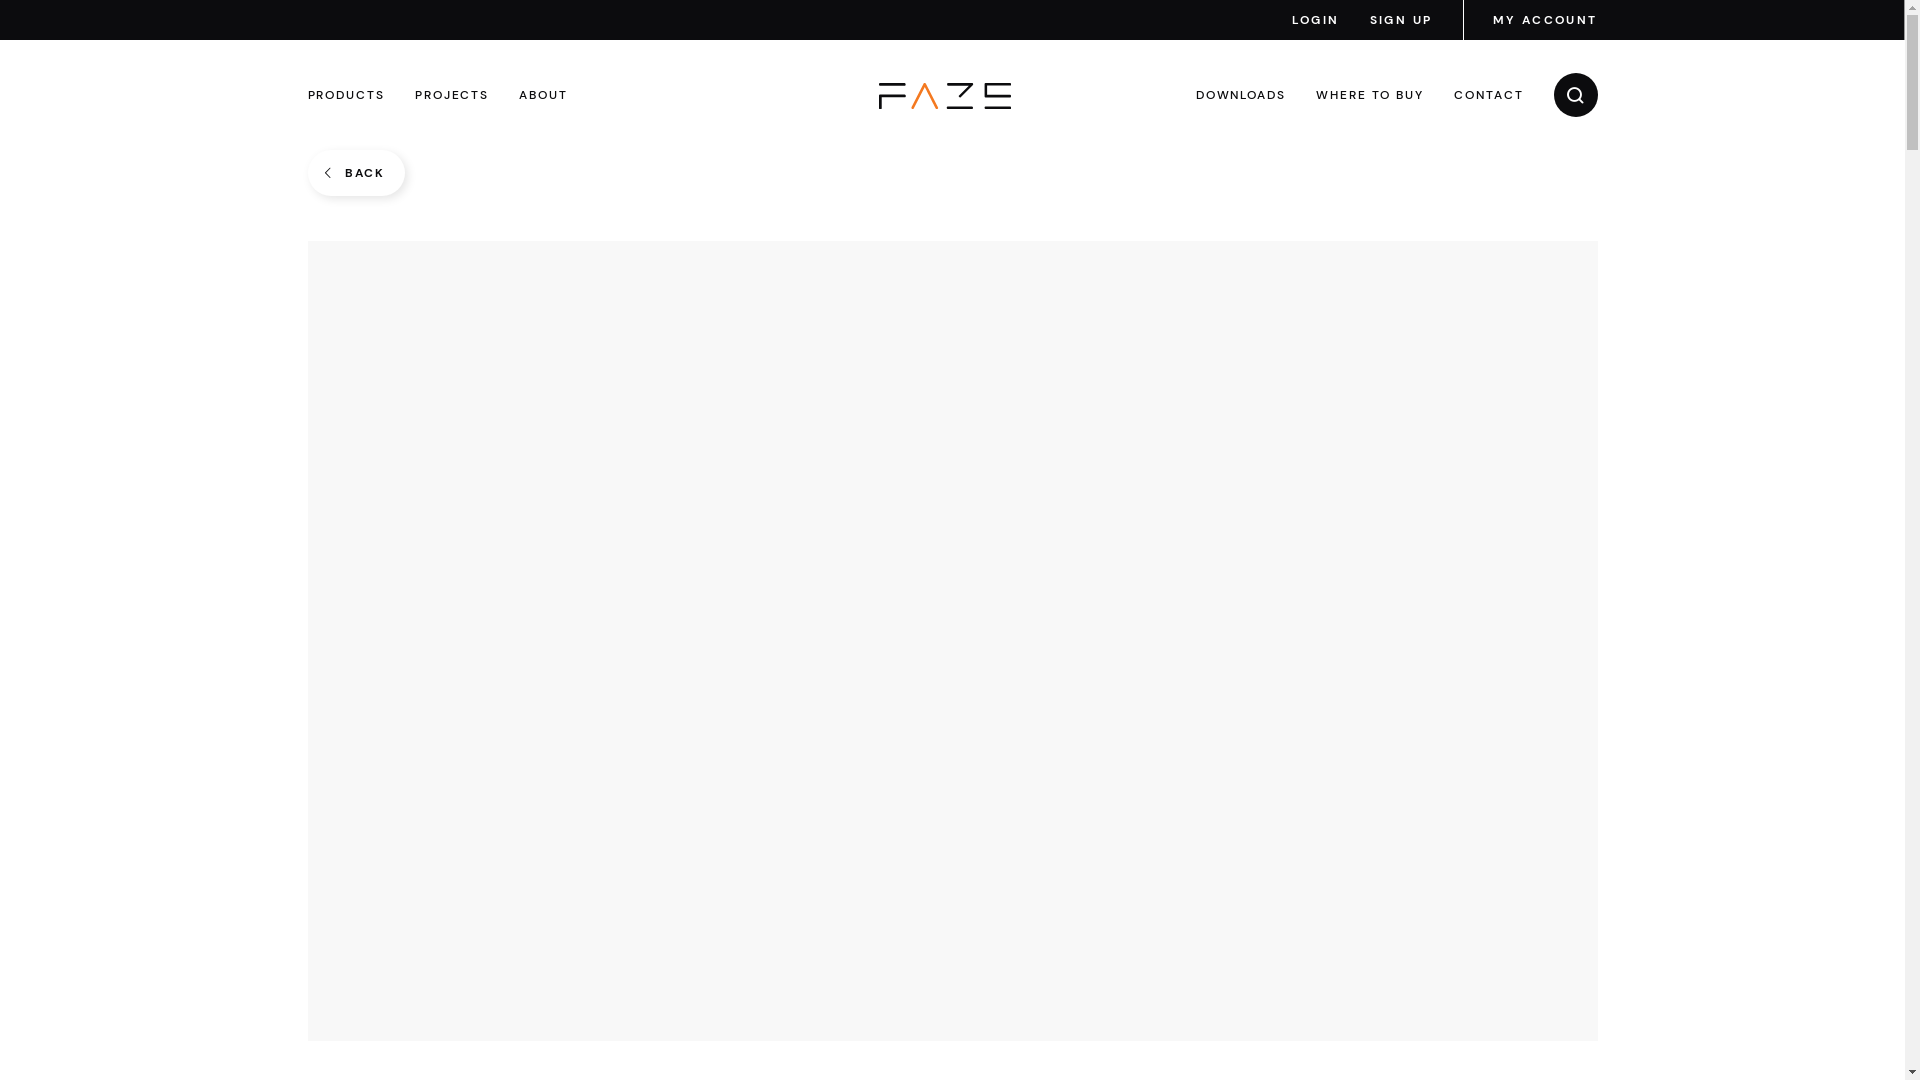  I want to click on 'WHERE TO BUY', so click(1368, 95).